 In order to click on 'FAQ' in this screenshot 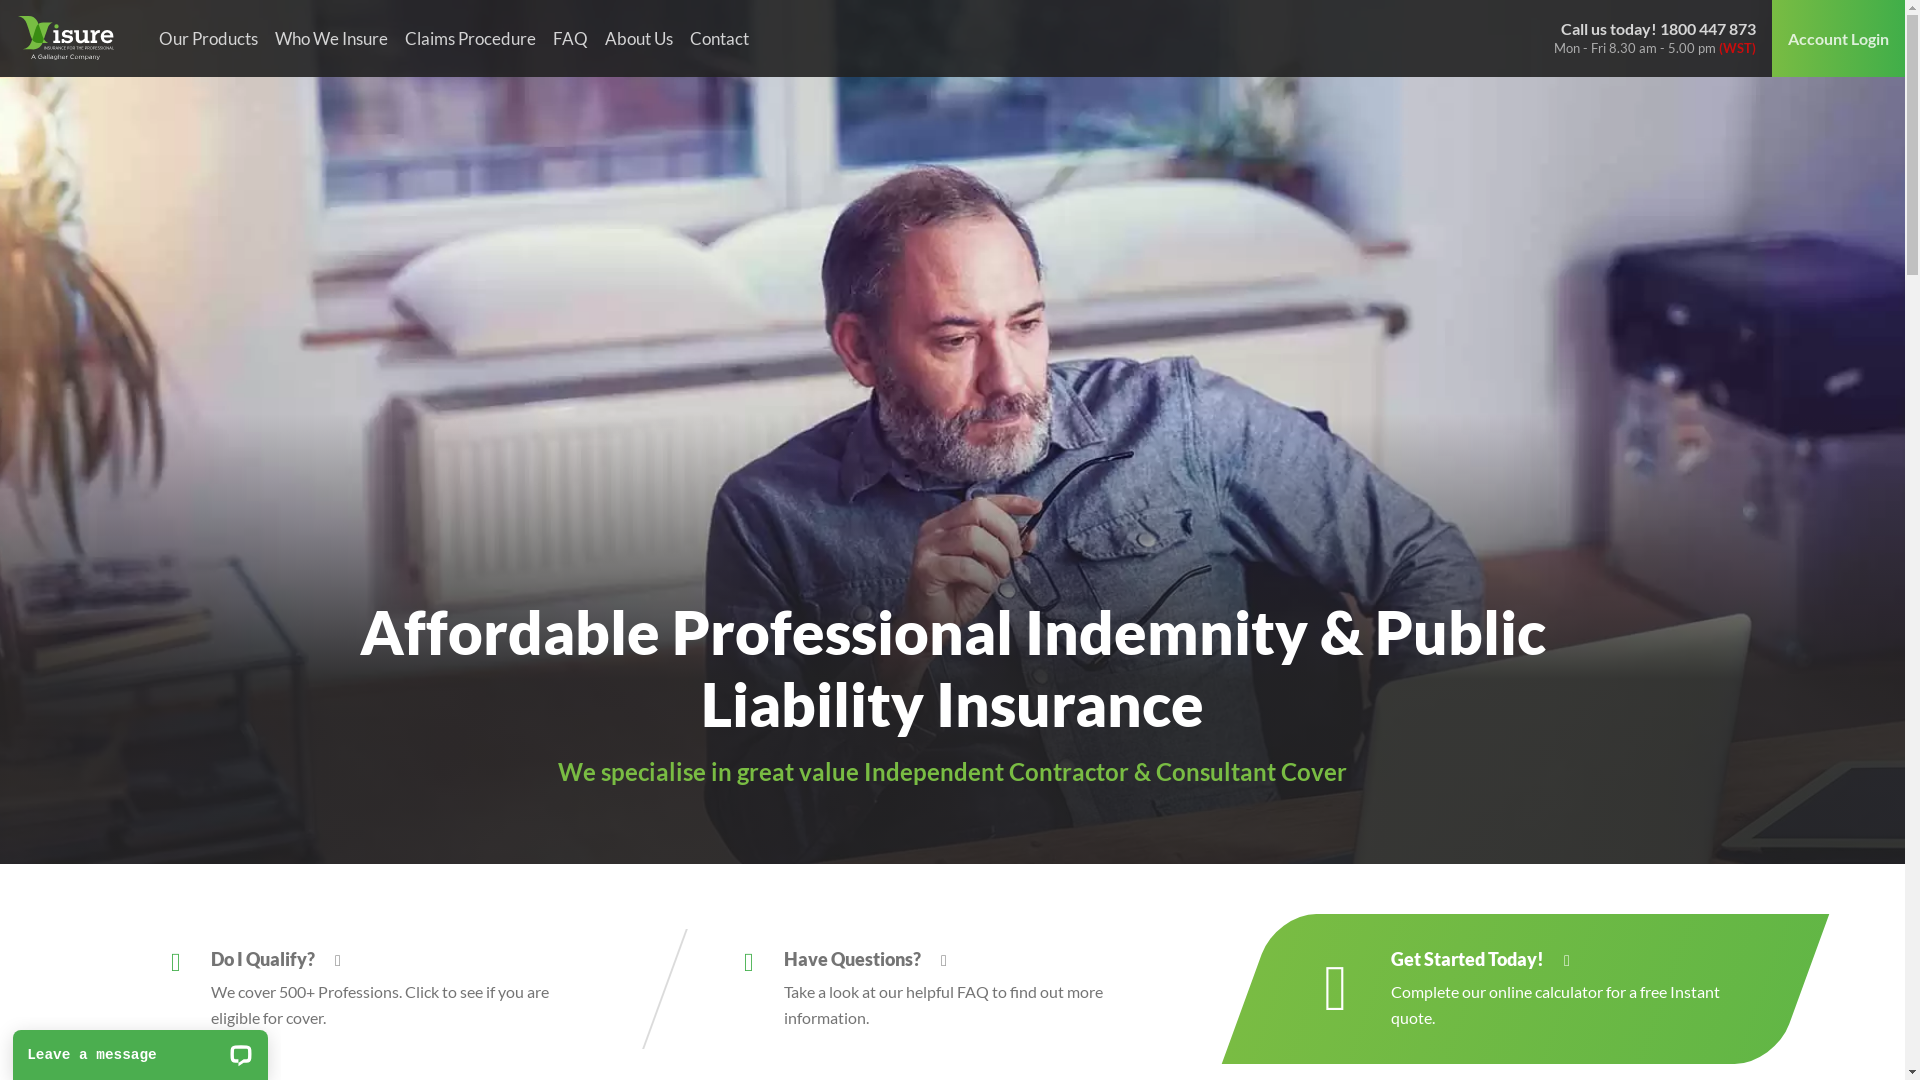, I will do `click(569, 38)`.